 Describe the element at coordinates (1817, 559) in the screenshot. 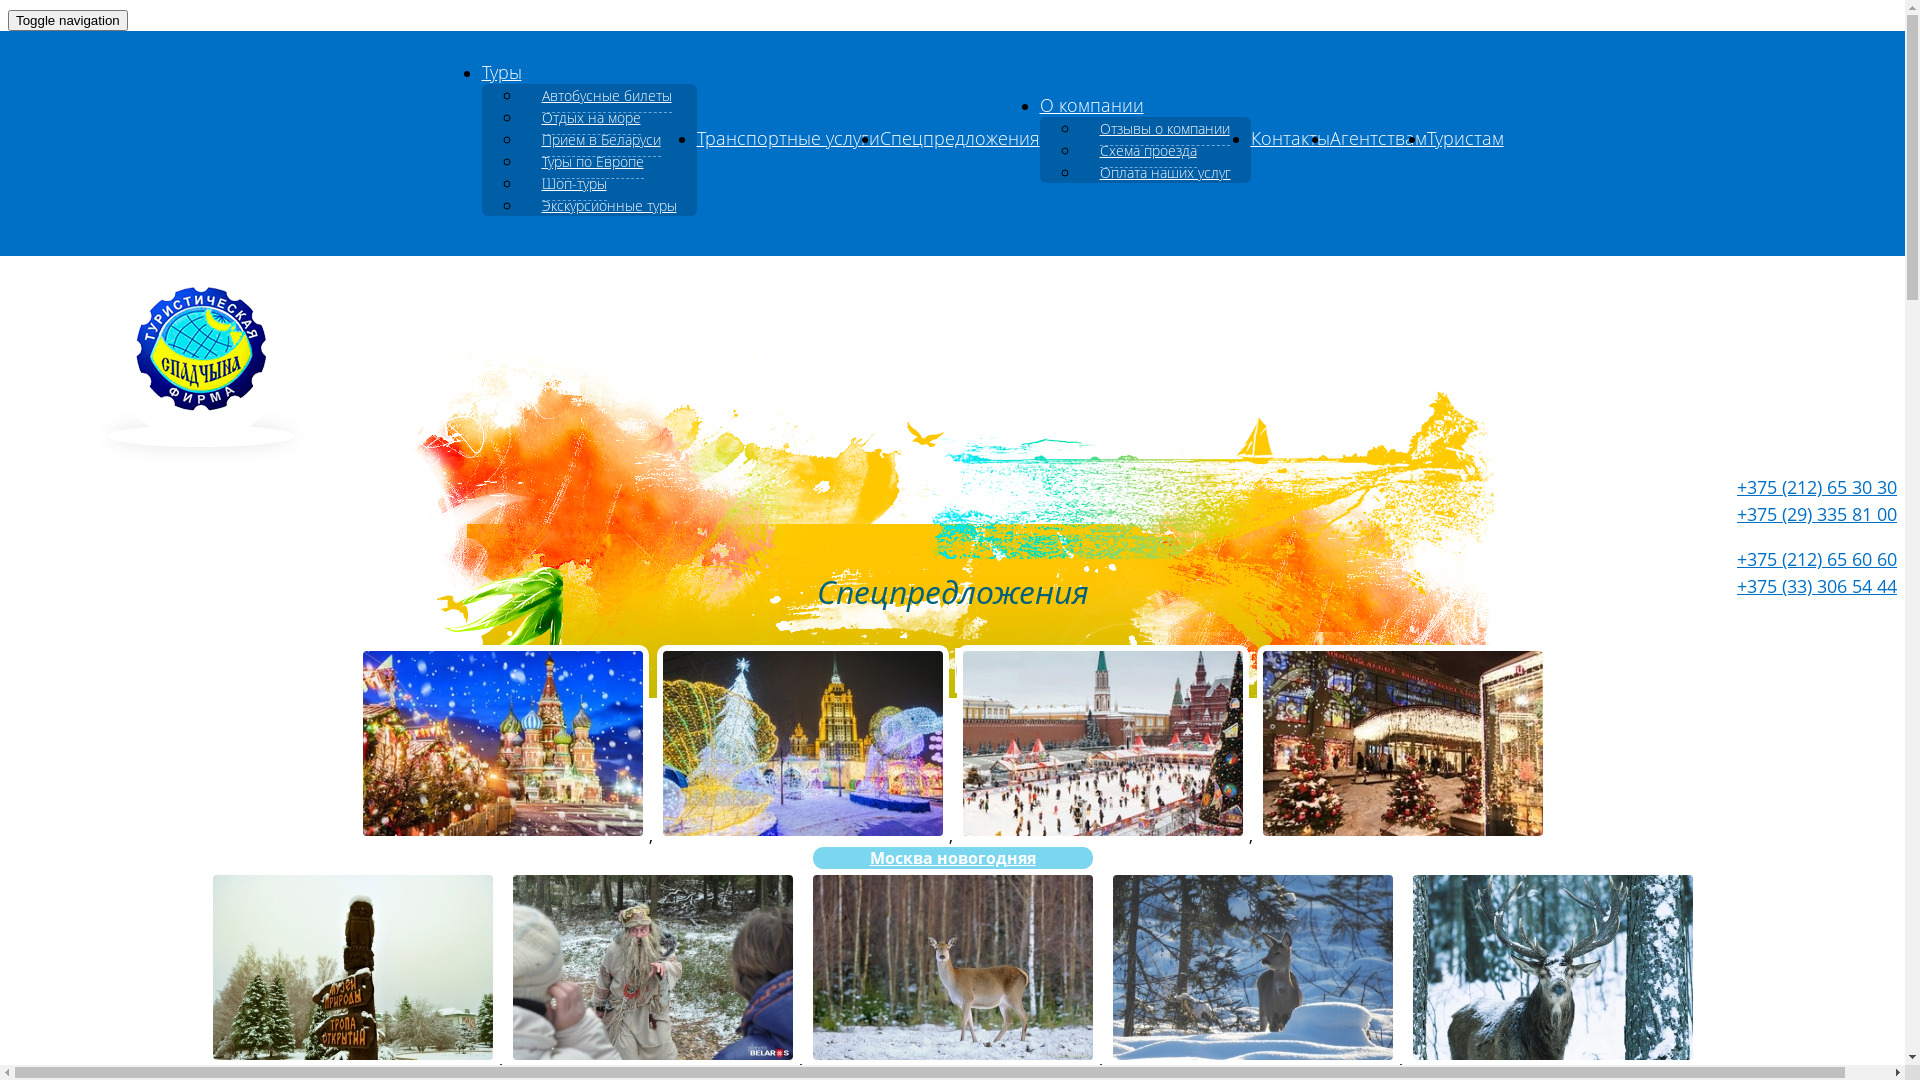

I see `'+375 (212) 65 60 60'` at that location.